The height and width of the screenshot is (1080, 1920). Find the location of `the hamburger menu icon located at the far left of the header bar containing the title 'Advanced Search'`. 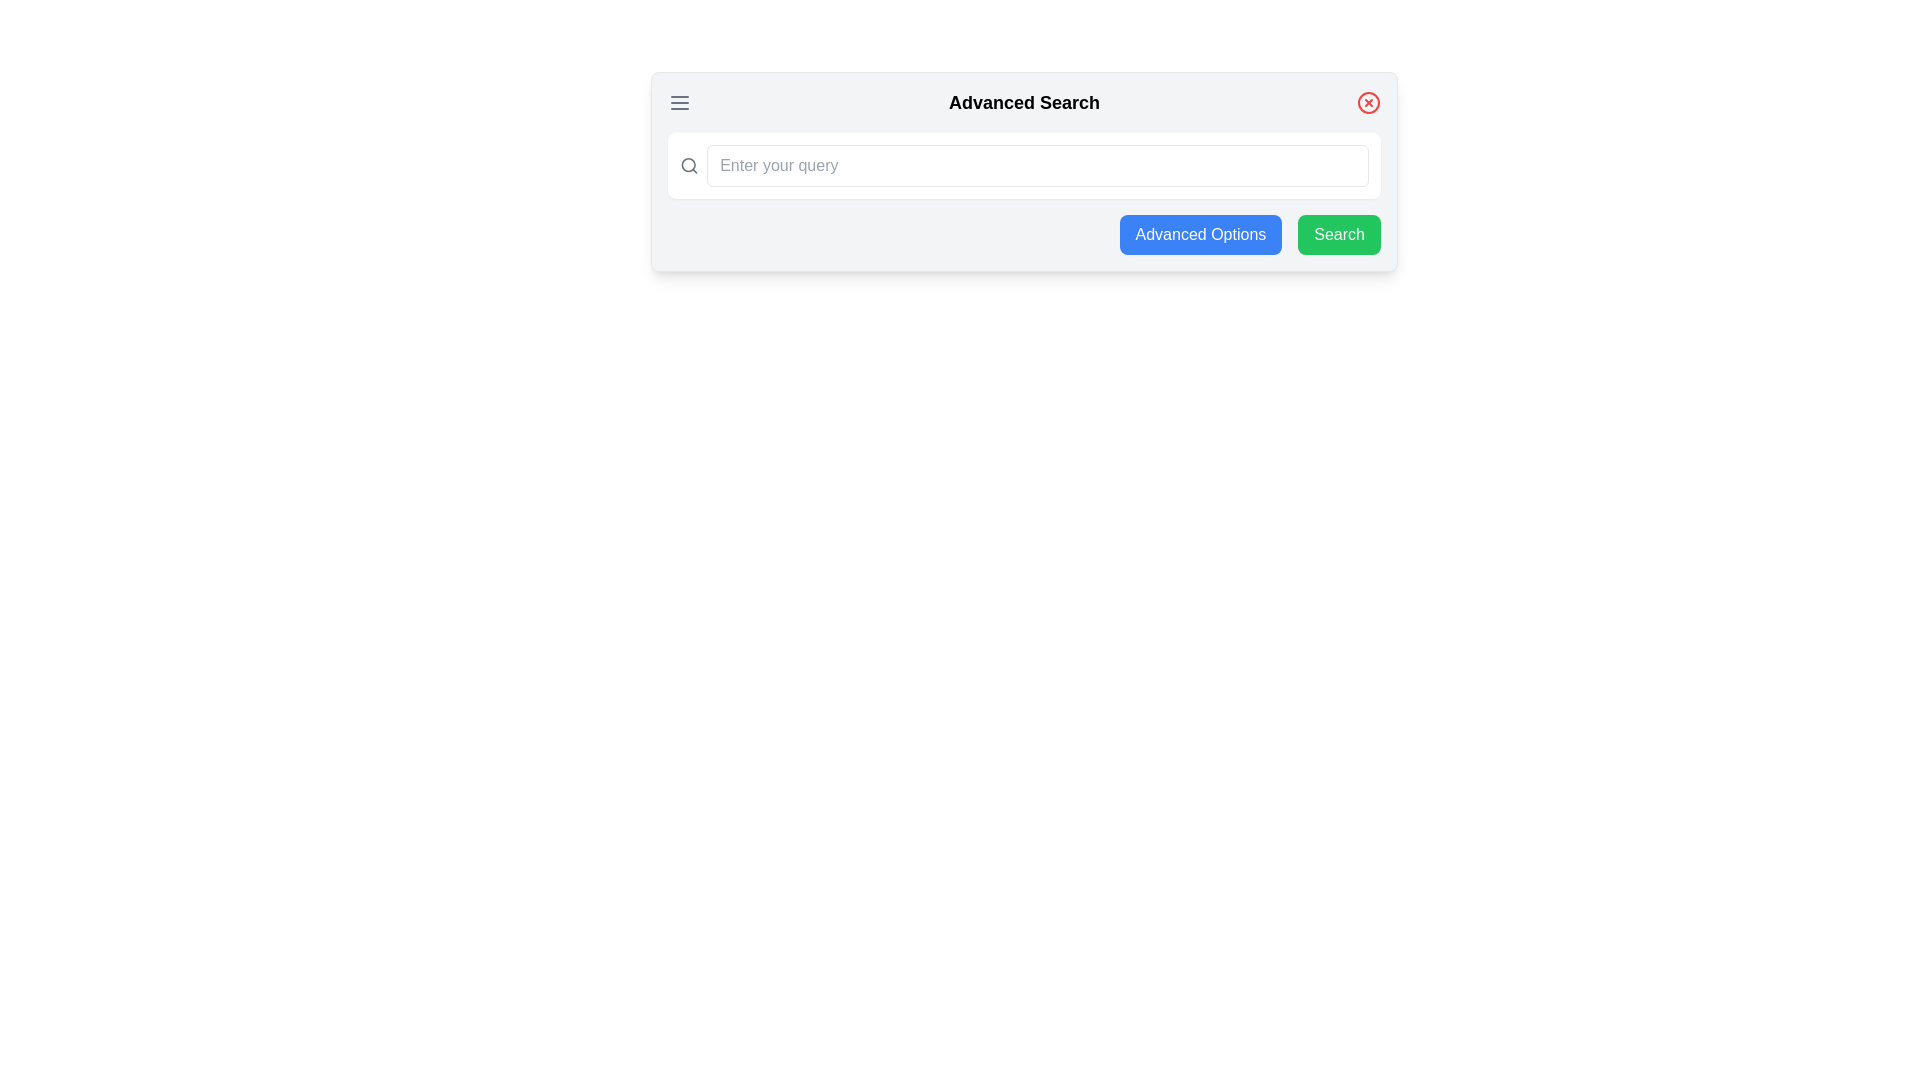

the hamburger menu icon located at the far left of the header bar containing the title 'Advanced Search' is located at coordinates (680, 103).